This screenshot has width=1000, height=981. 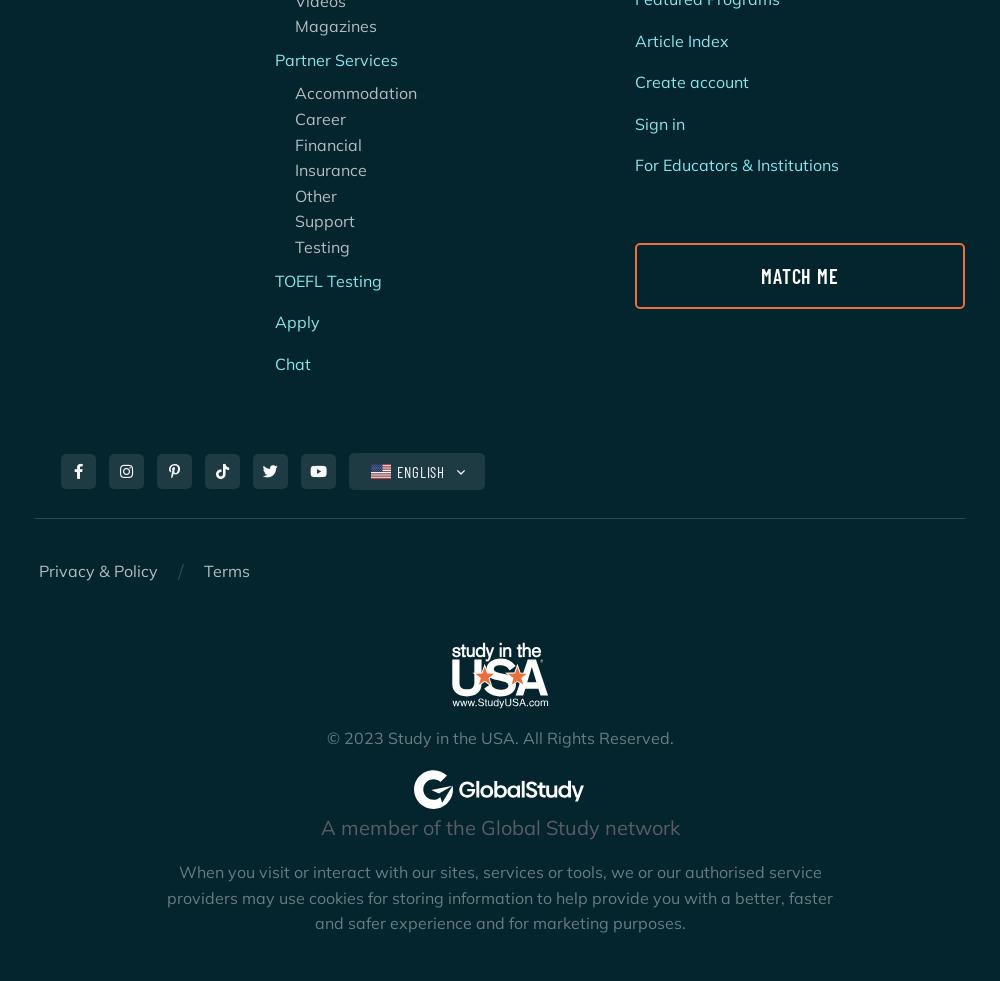 What do you see at coordinates (325, 24) in the screenshot?
I see `'Magazines'` at bounding box center [325, 24].